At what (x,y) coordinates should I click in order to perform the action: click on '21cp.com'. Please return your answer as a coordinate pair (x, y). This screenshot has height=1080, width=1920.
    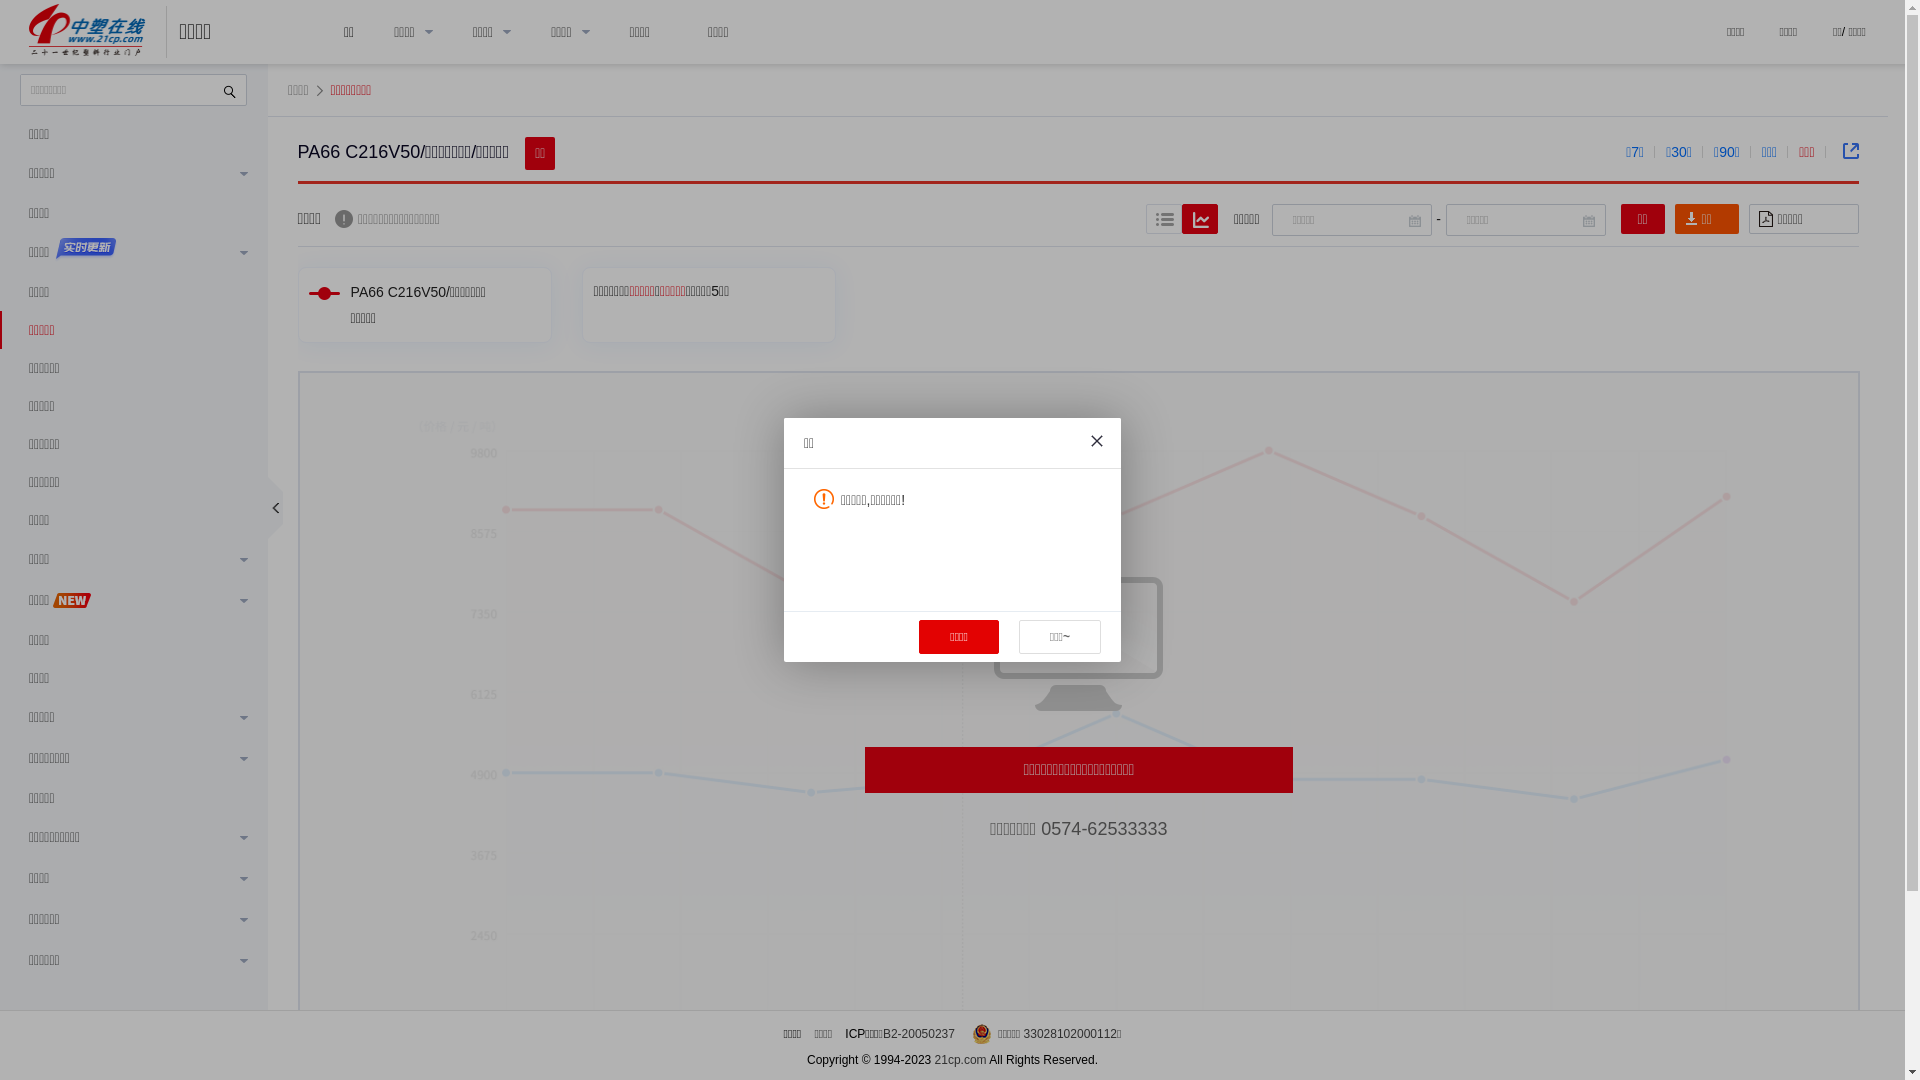
    Looking at the image, I should click on (960, 1059).